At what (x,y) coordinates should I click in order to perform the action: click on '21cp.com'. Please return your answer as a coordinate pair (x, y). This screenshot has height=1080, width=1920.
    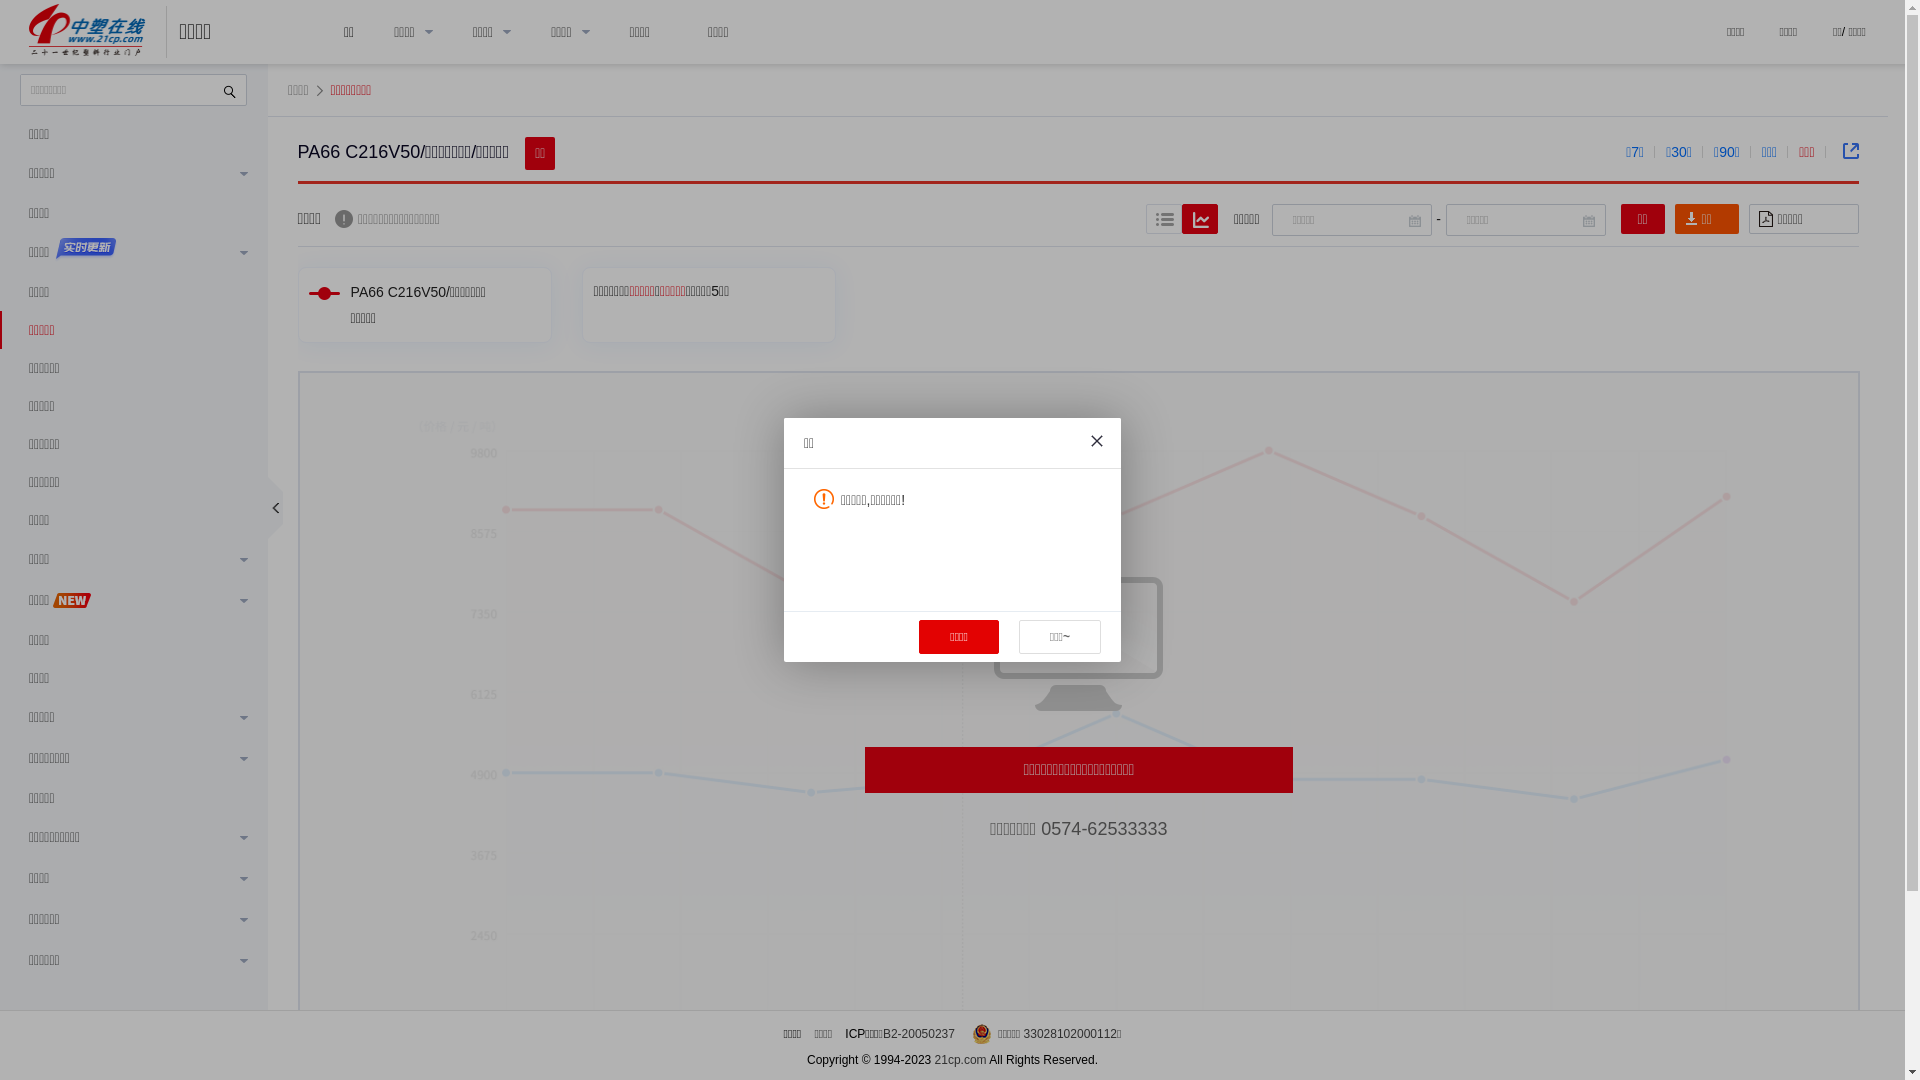
    Looking at the image, I should click on (960, 1059).